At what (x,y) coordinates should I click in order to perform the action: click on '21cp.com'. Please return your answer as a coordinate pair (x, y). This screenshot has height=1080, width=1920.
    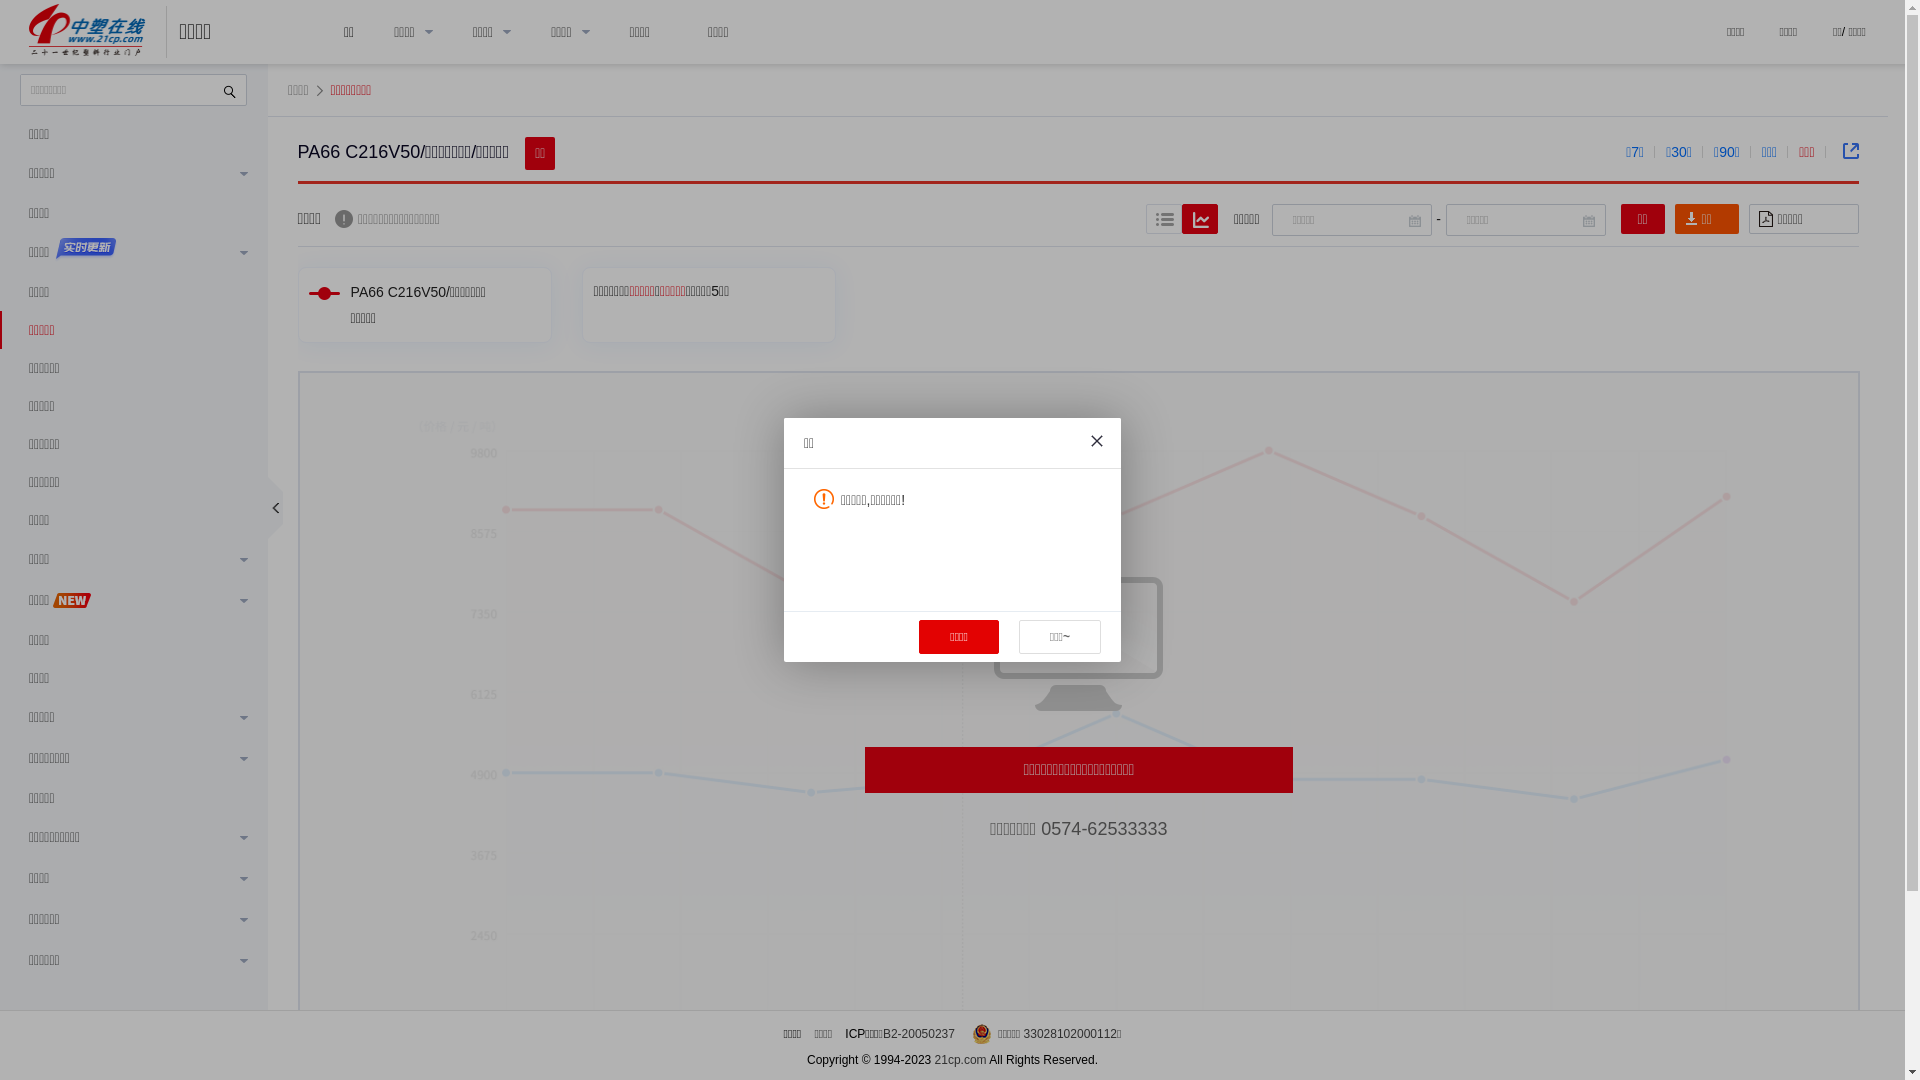
    Looking at the image, I should click on (960, 1059).